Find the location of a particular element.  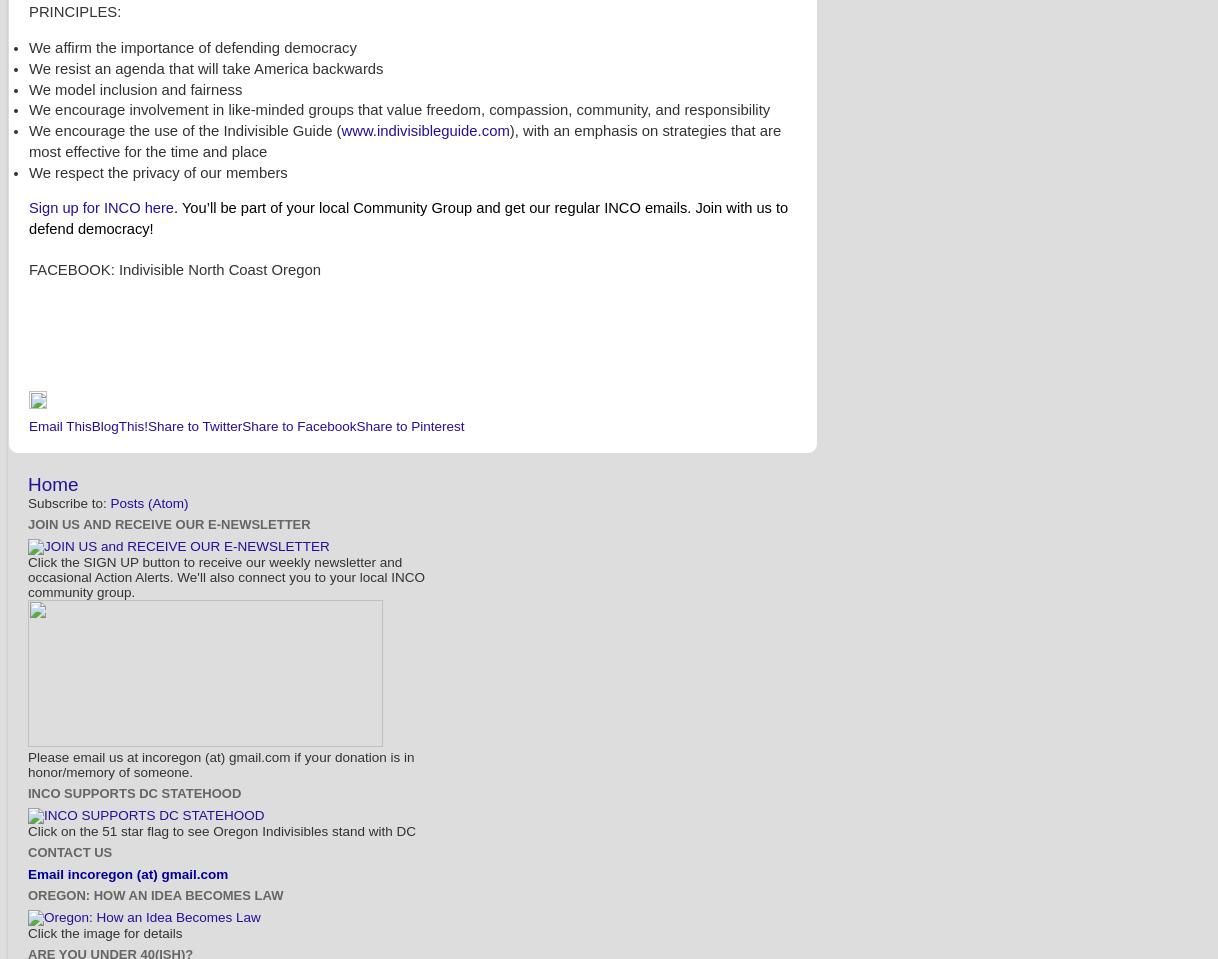

'Please email us at incoregon (at) gmail.com if your donation is in honor/memory of someone.' is located at coordinates (219, 764).